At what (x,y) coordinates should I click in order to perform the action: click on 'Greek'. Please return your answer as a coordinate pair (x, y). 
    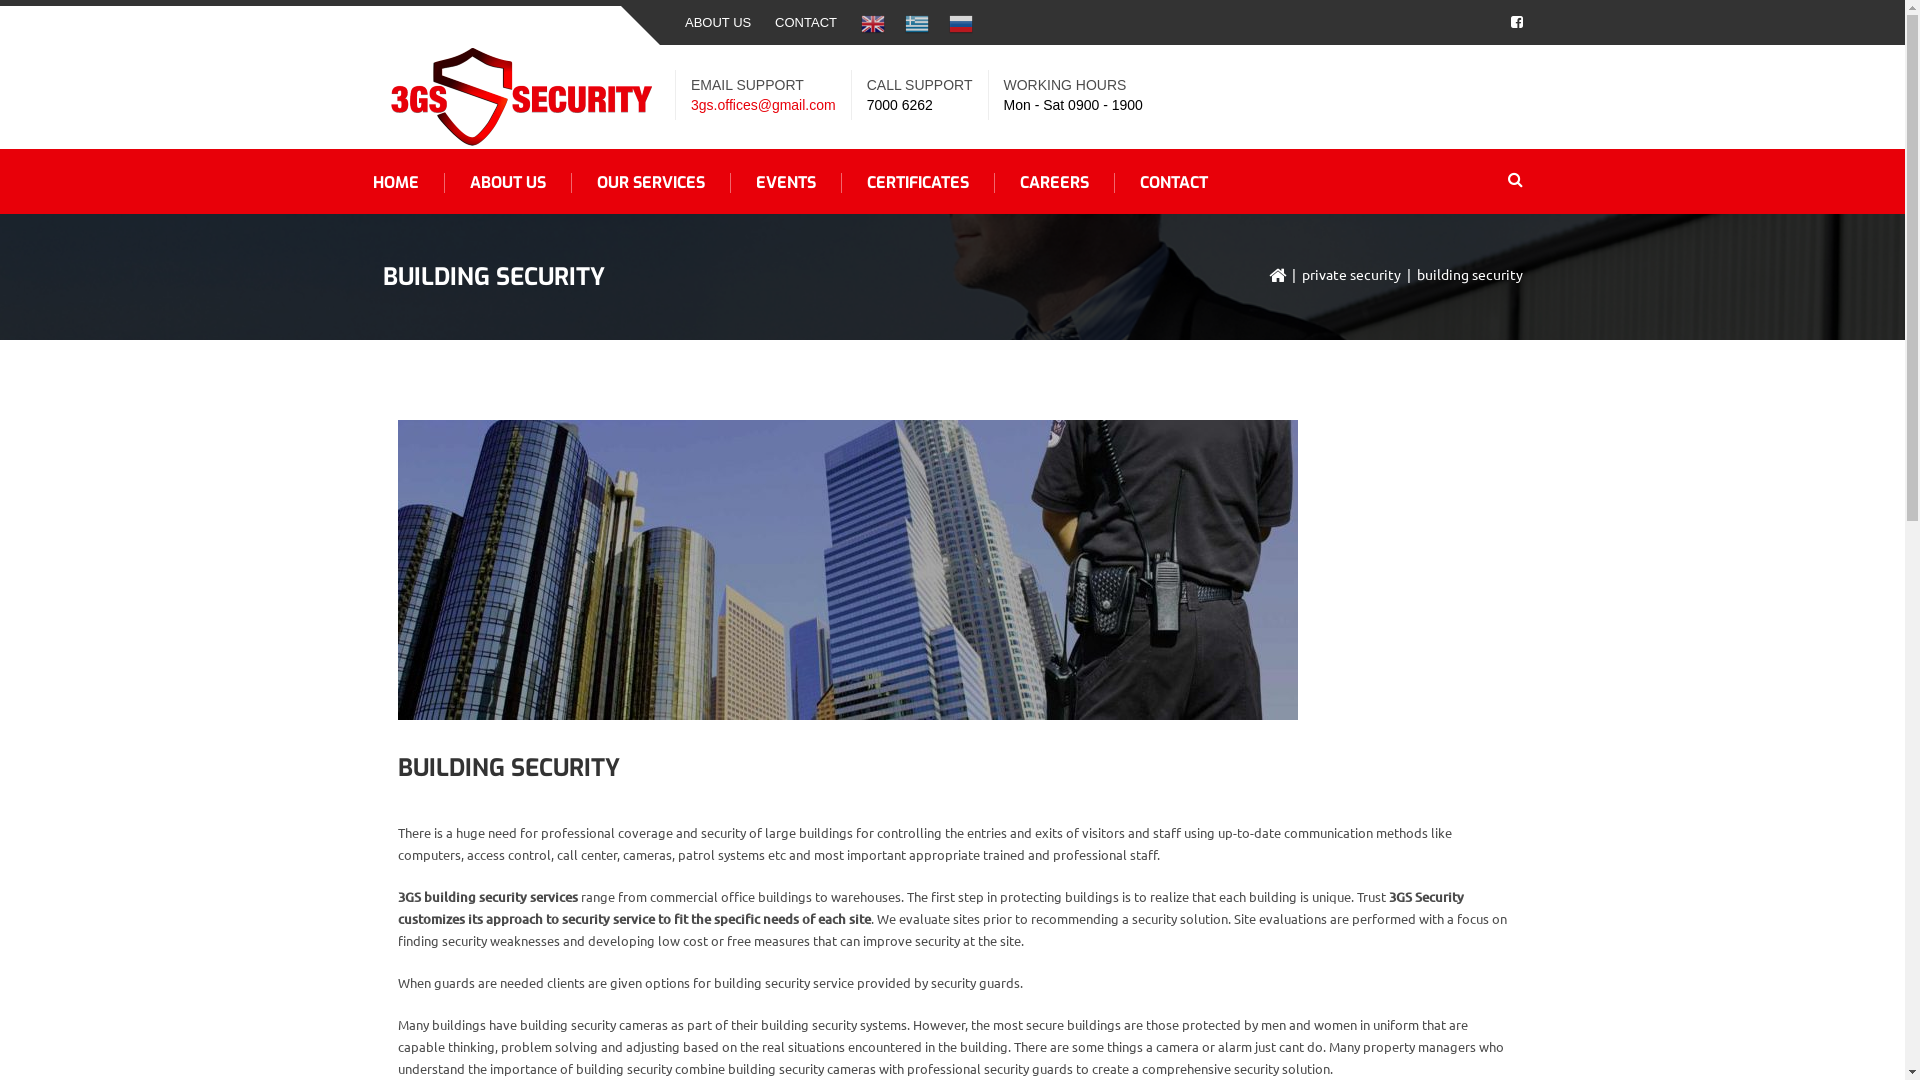
    Looking at the image, I should click on (915, 23).